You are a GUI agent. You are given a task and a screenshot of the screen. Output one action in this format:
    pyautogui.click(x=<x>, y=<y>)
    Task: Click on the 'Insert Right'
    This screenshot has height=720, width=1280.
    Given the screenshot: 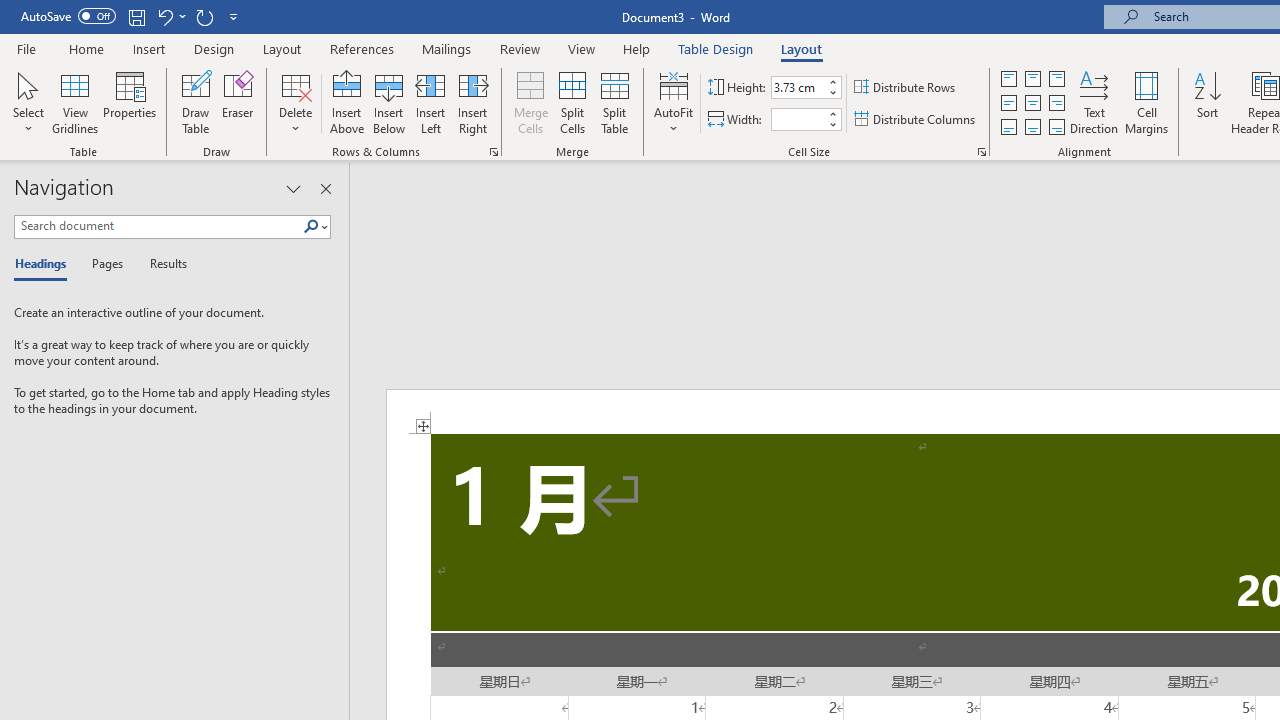 What is the action you would take?
    pyautogui.click(x=471, y=103)
    